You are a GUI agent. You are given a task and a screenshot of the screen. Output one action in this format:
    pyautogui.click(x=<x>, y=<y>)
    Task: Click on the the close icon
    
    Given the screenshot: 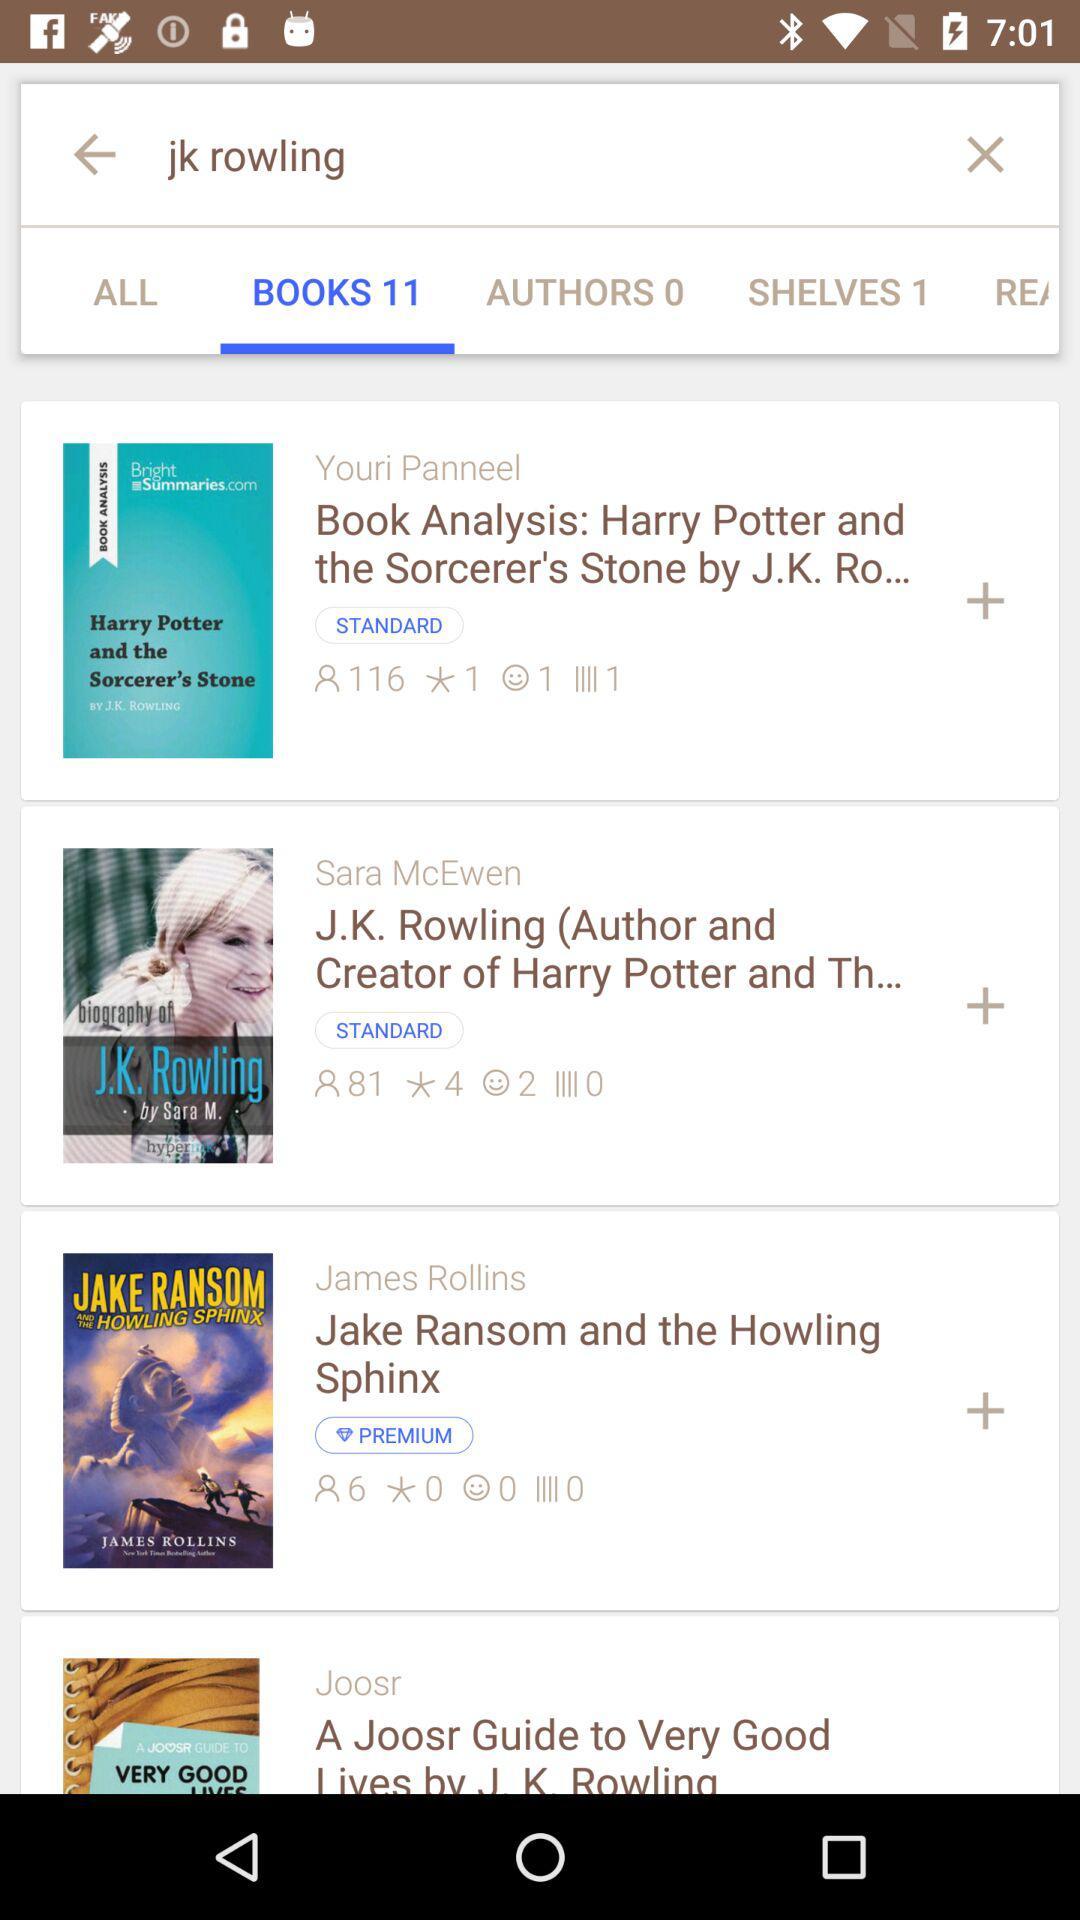 What is the action you would take?
    pyautogui.click(x=1006, y=153)
    